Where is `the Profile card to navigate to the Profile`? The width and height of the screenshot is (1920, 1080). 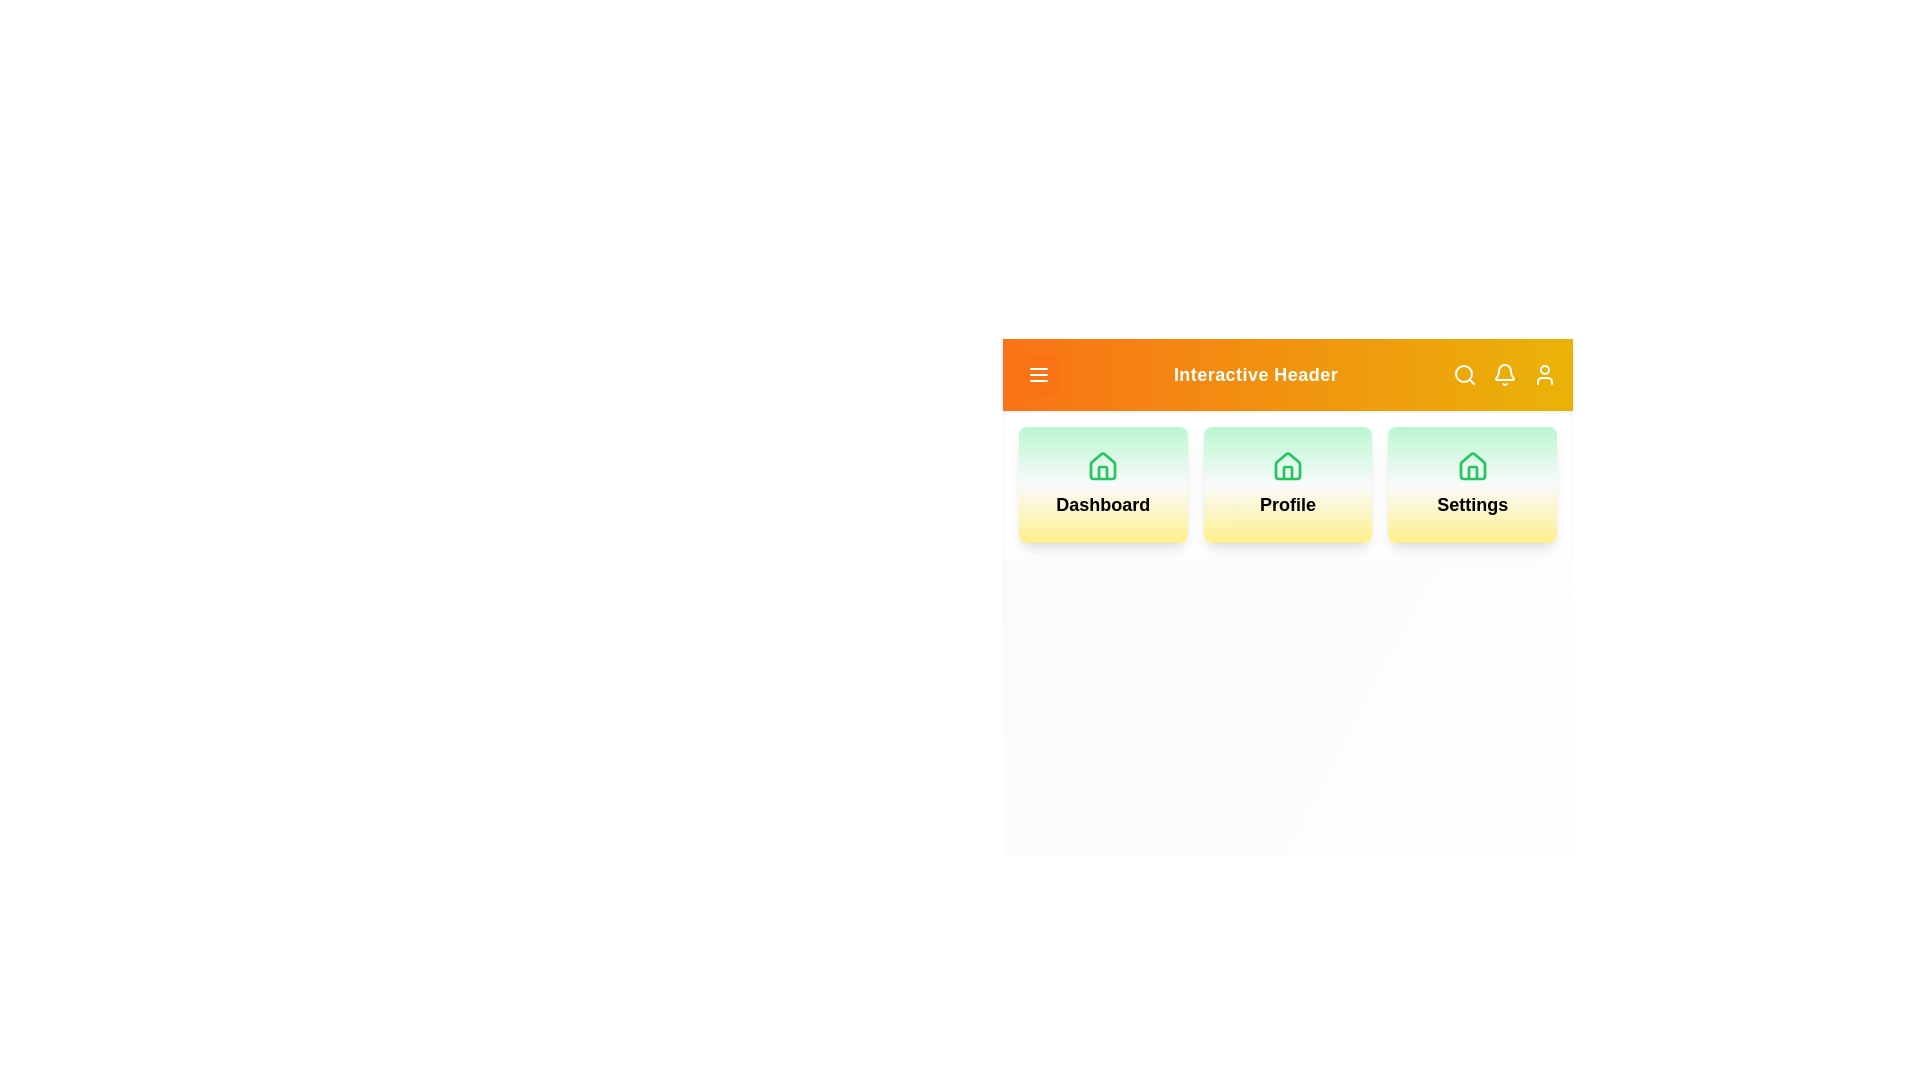
the Profile card to navigate to the Profile is located at coordinates (1287, 485).